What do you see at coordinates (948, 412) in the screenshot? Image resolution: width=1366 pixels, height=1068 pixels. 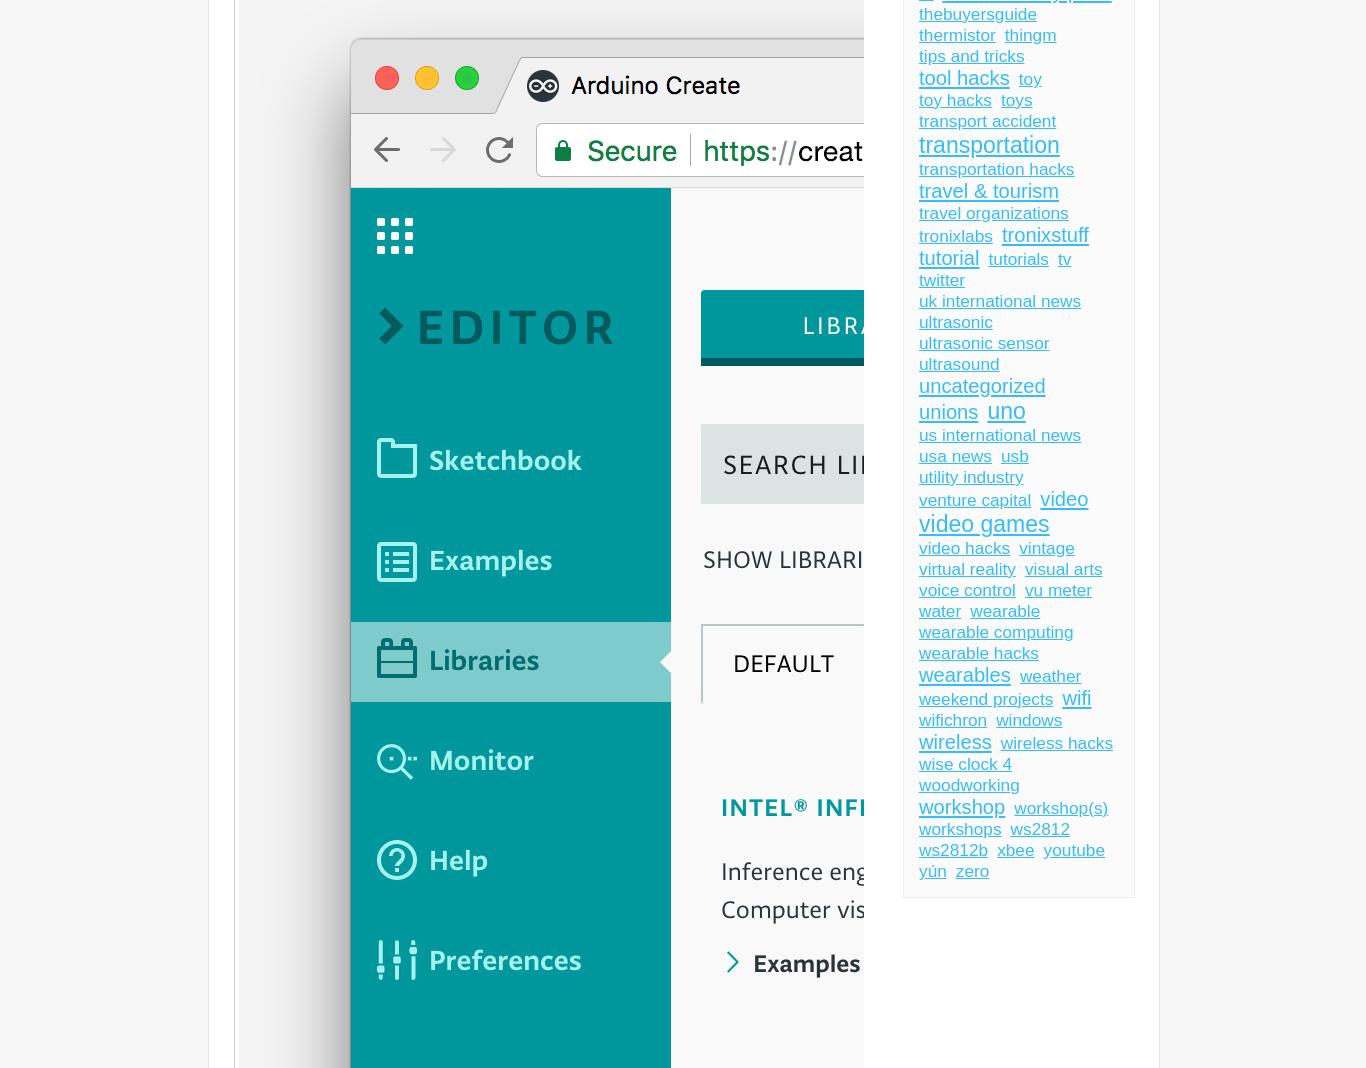 I see `'unions'` at bounding box center [948, 412].